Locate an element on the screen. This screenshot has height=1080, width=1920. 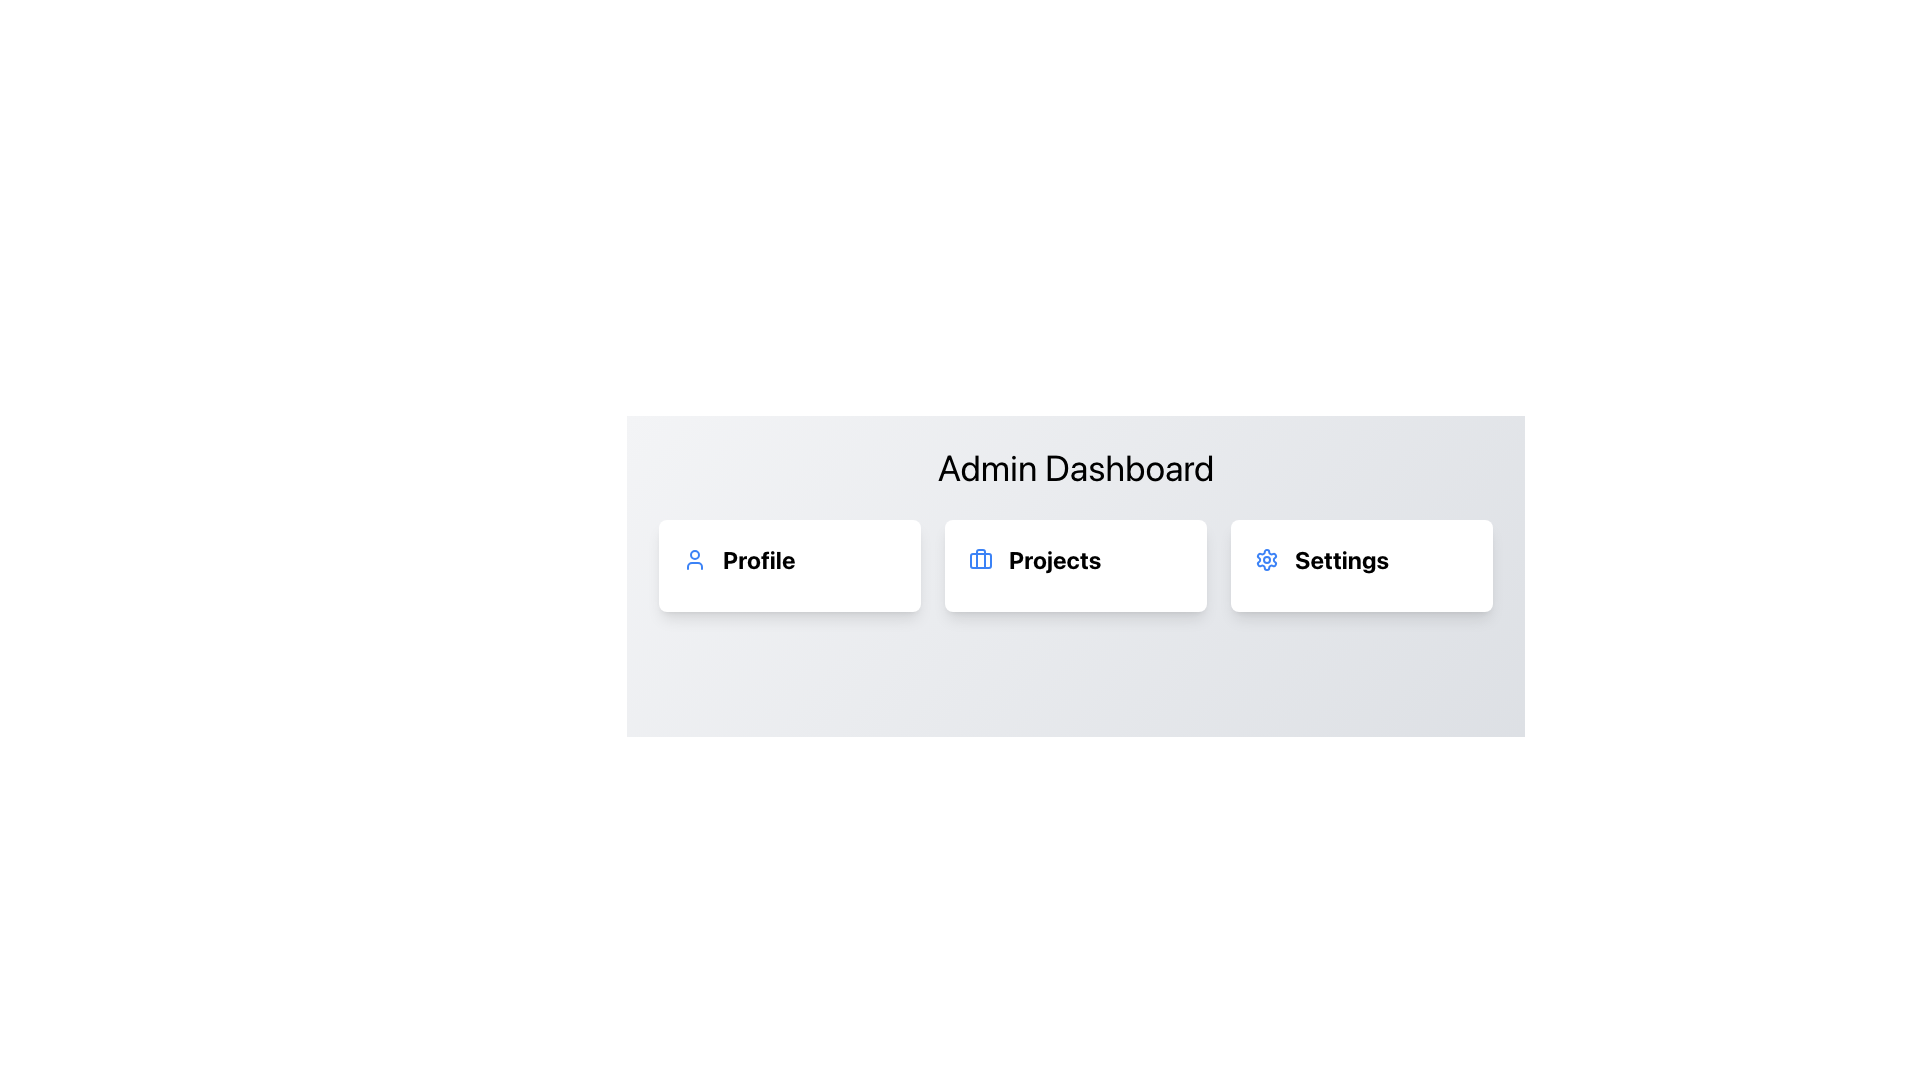
the 'Profile' button, which features a blue person icon and the text 'Profile' in bold, located in the top-left white card of the grid layout below the 'Admin Dashboard' header is located at coordinates (789, 559).